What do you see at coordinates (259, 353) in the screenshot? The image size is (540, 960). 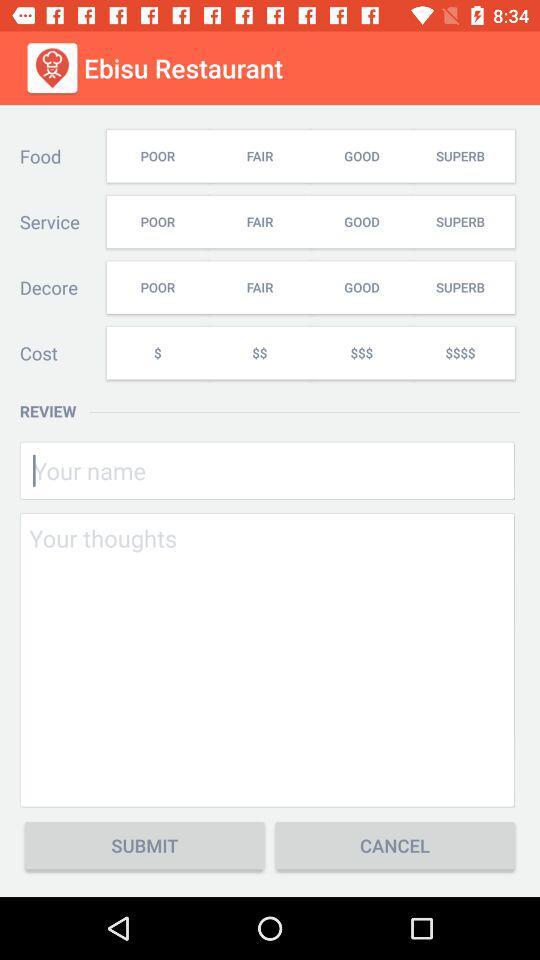 I see `icon to the left of the $$$ item` at bounding box center [259, 353].